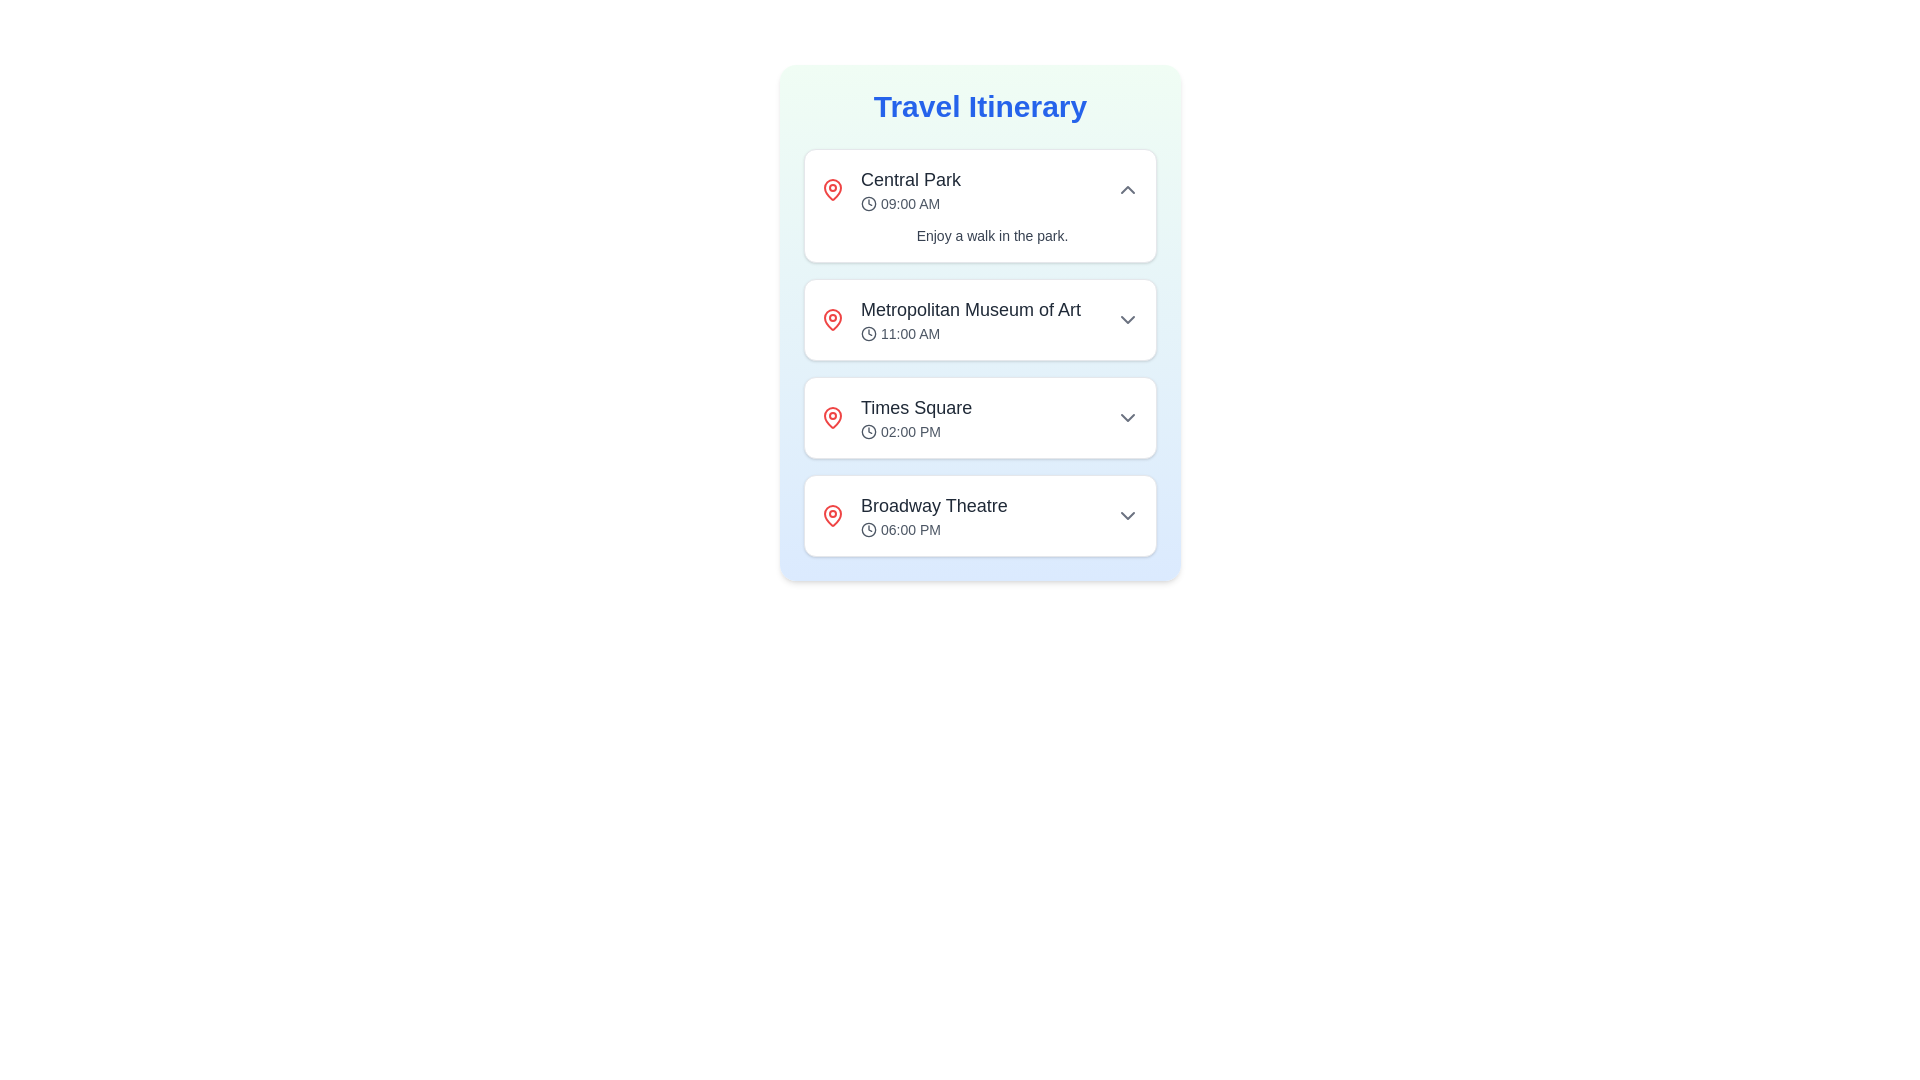  I want to click on the clock icon located to the immediate left of the text '02:00 PM' within the 'Times Square' entry in the list, so click(868, 431).